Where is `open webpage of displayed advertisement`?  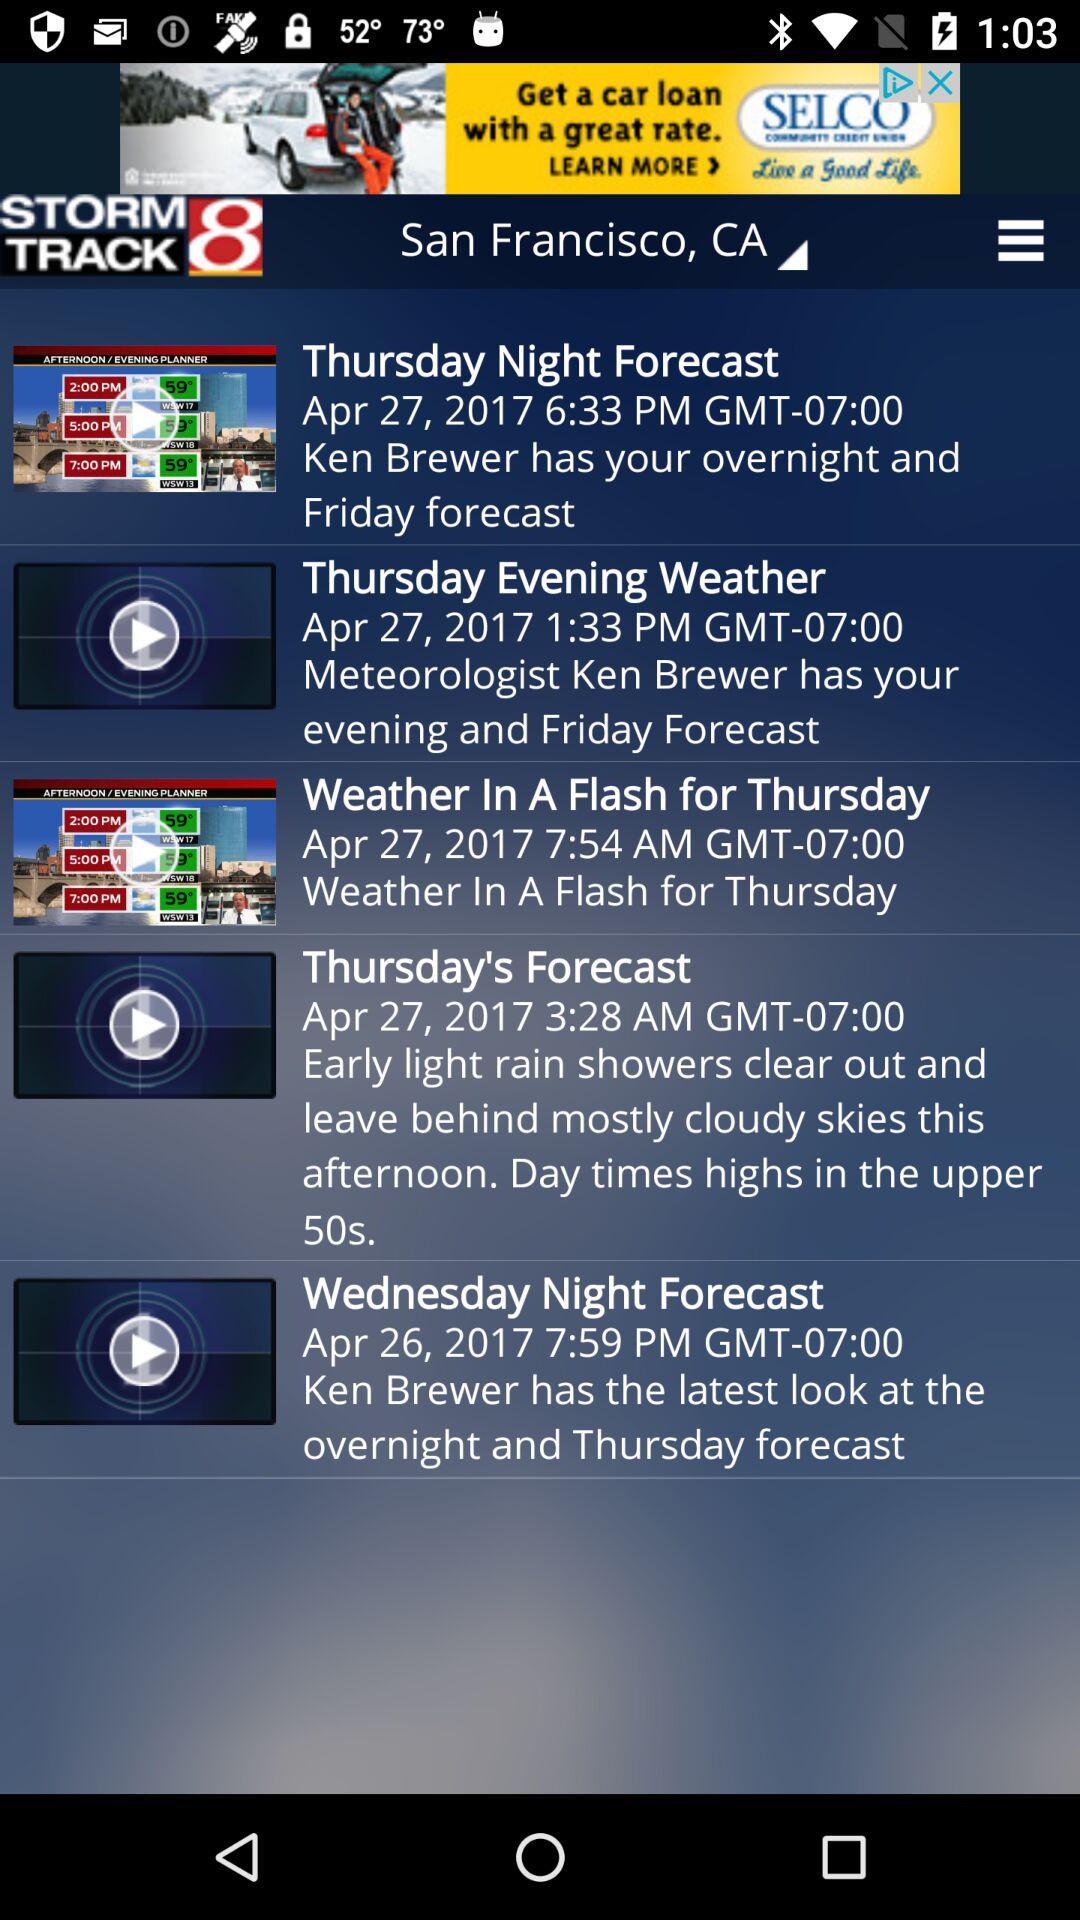
open webpage of displayed advertisement is located at coordinates (540, 127).